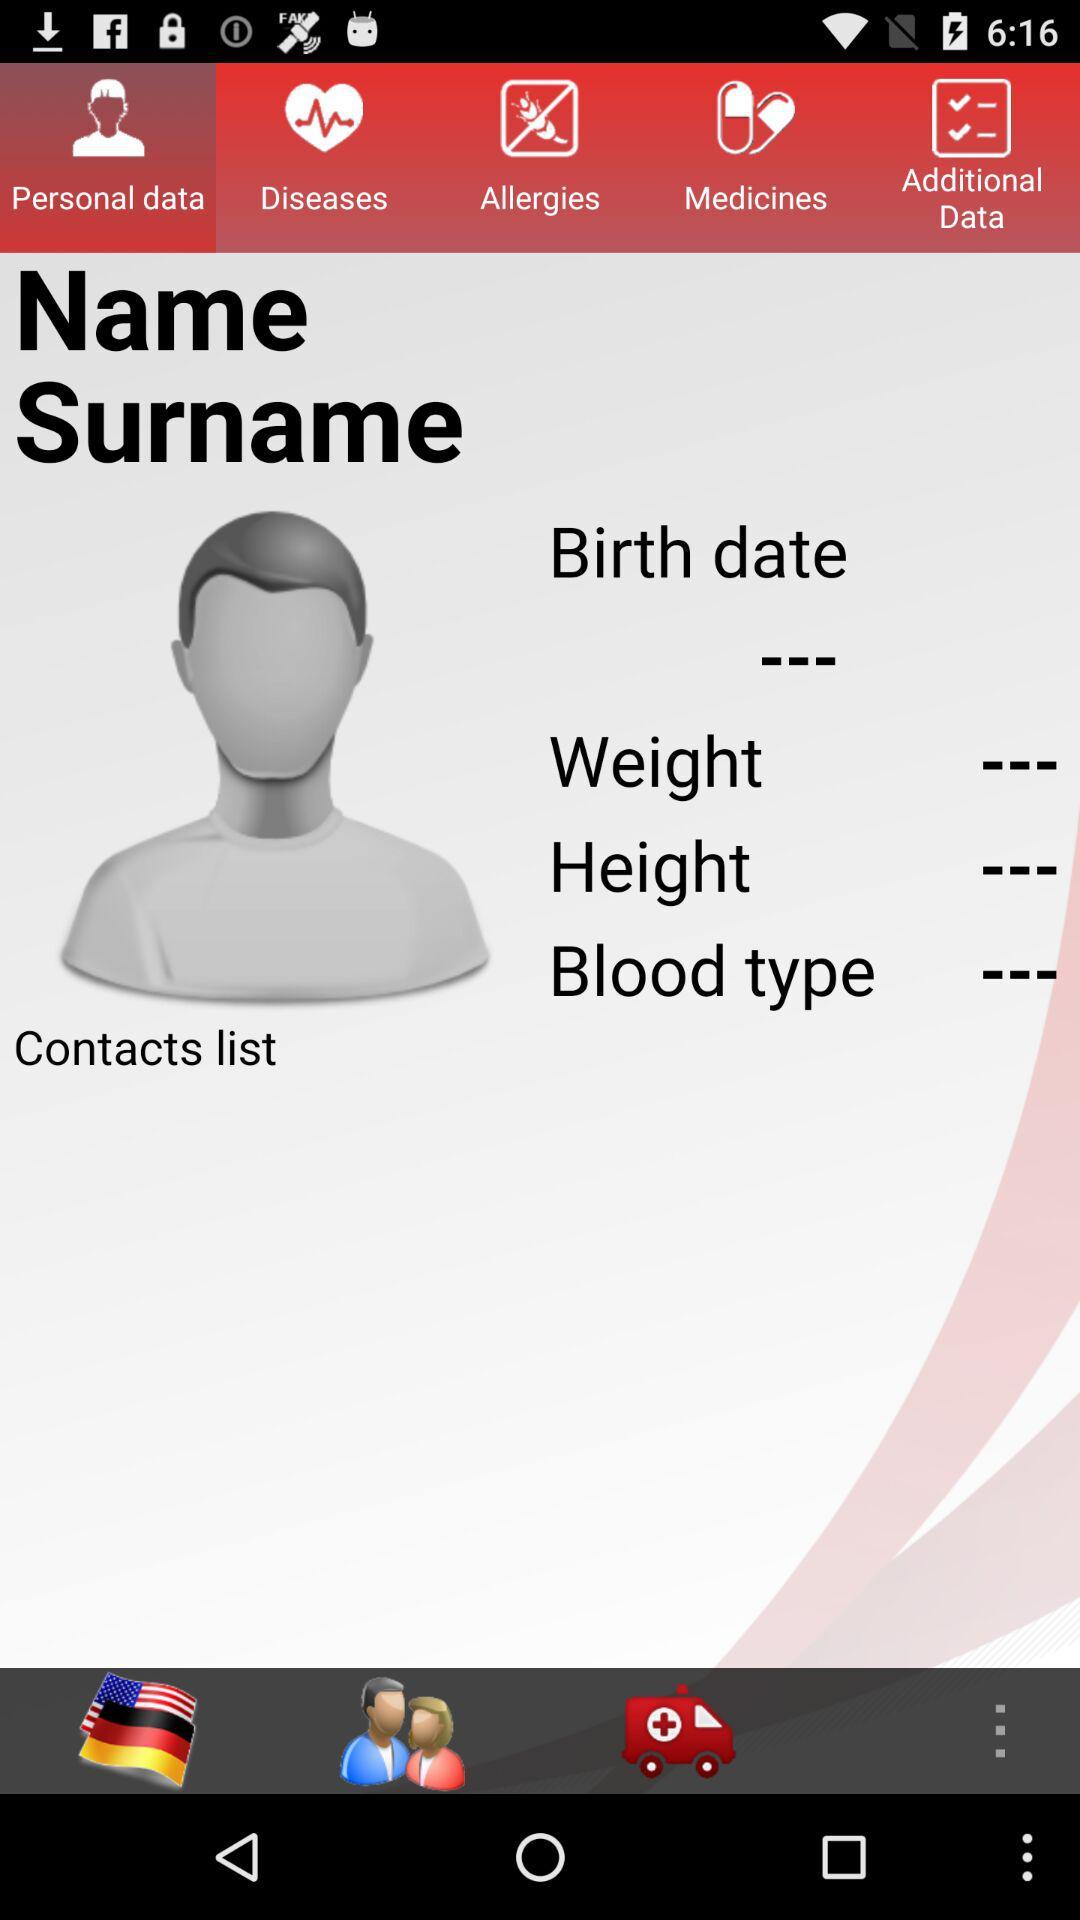 This screenshot has height=1920, width=1080. I want to click on personal data button, so click(108, 156).